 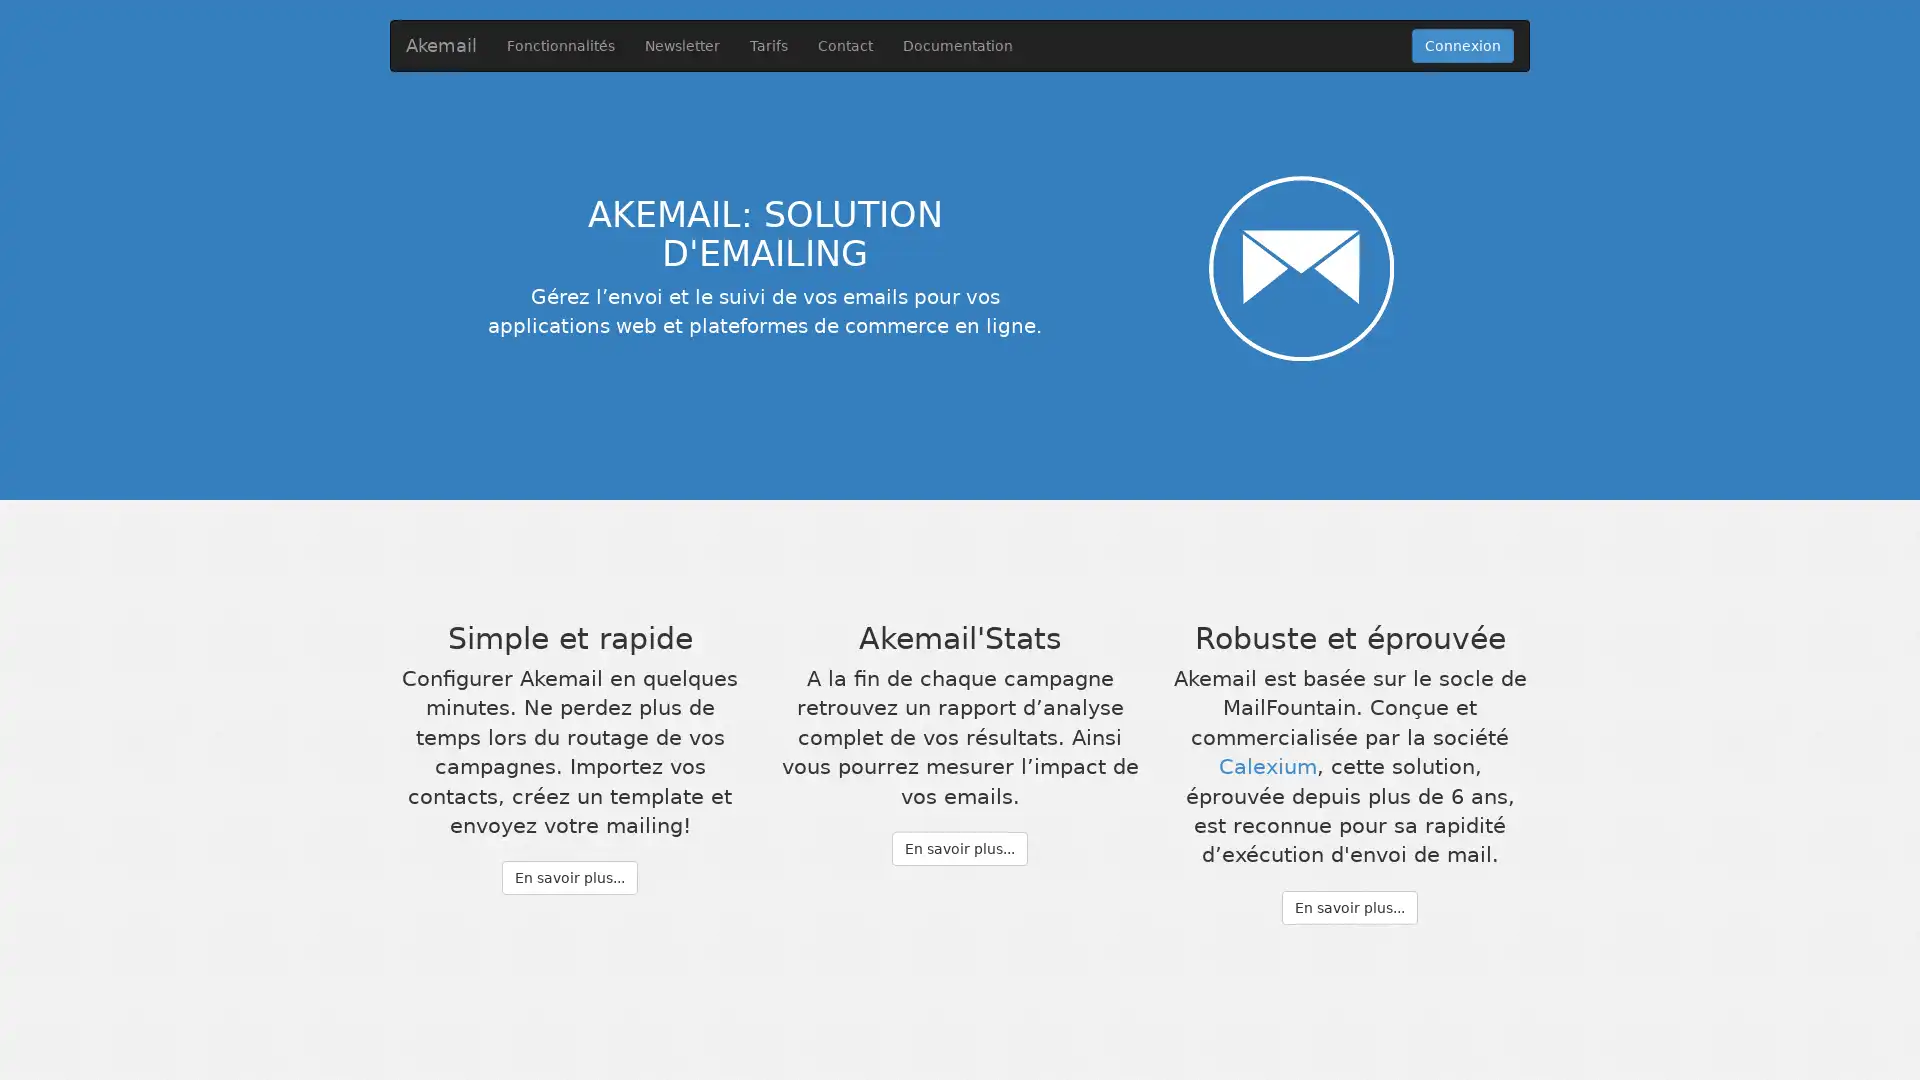 What do you see at coordinates (569, 877) in the screenshot?
I see `En savoir plus...` at bounding box center [569, 877].